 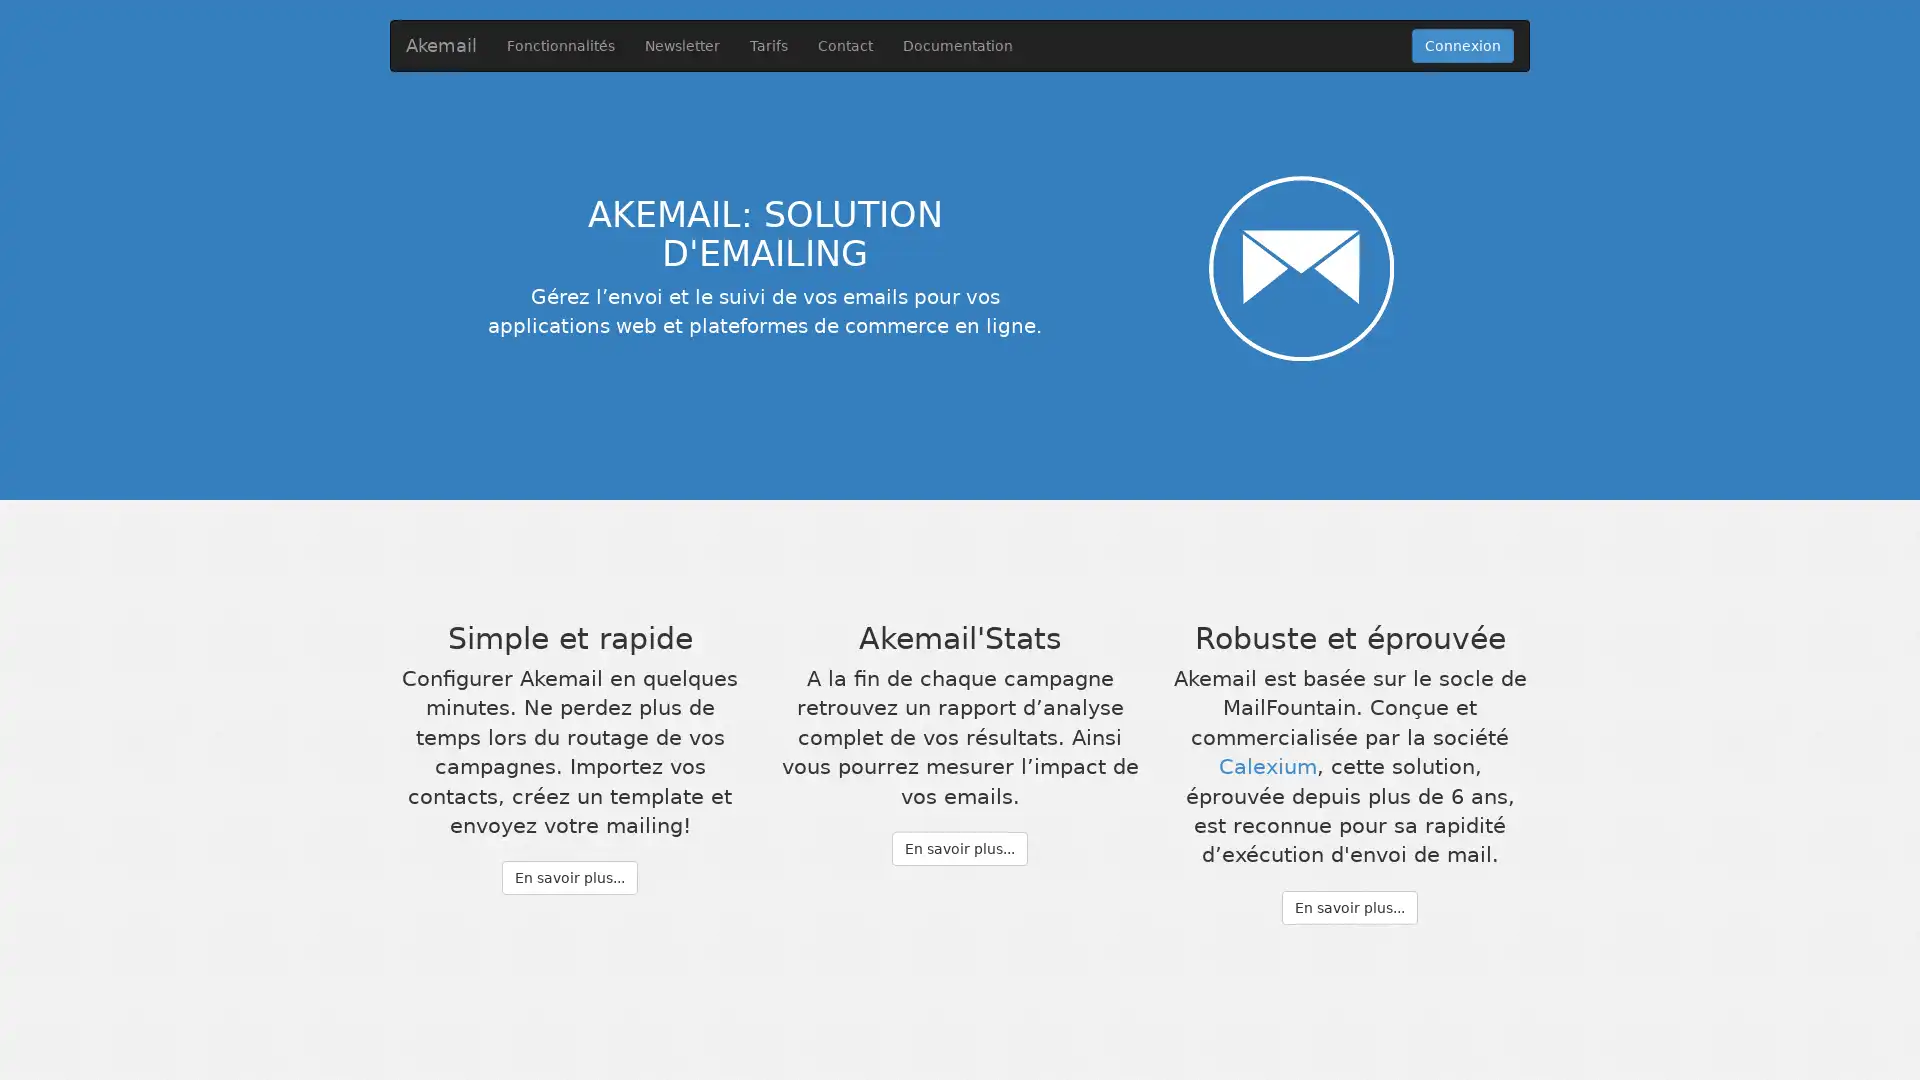 What do you see at coordinates (569, 877) in the screenshot?
I see `En savoir plus...` at bounding box center [569, 877].